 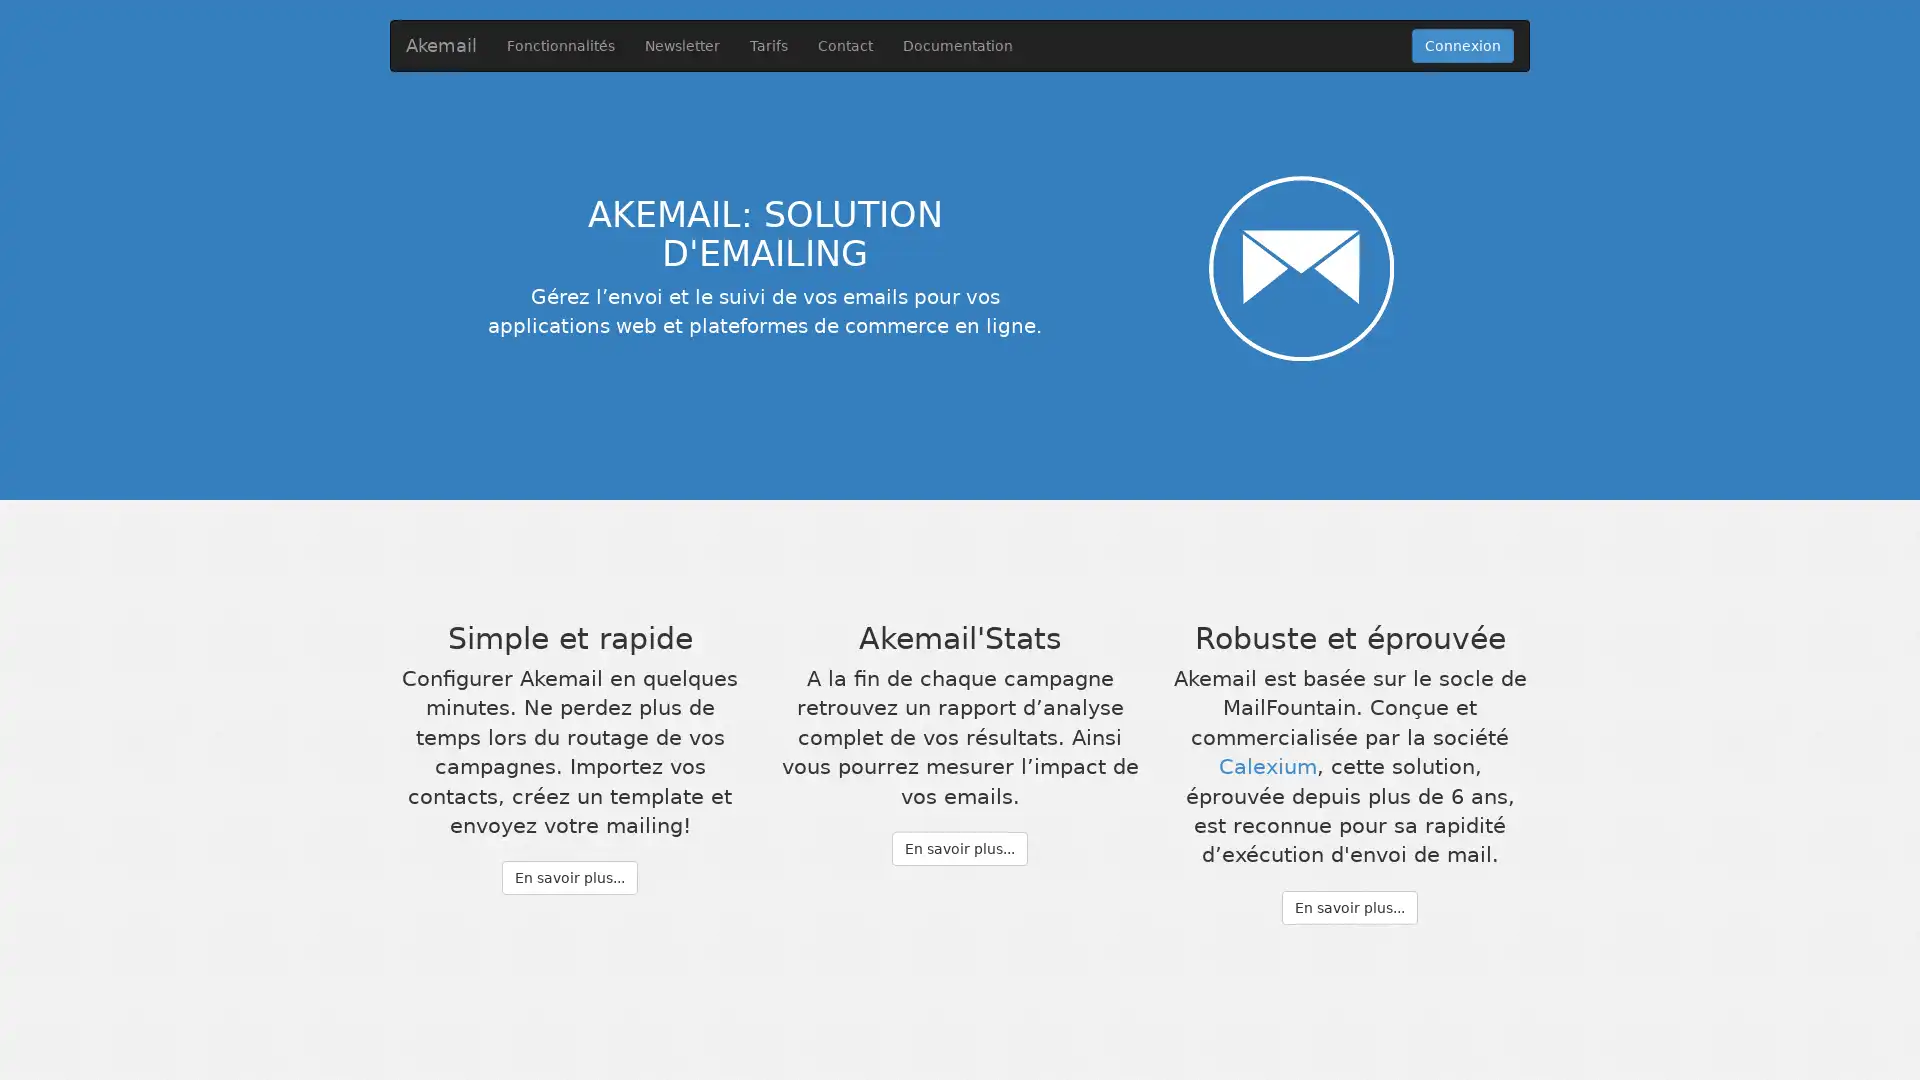 What do you see at coordinates (569, 877) in the screenshot?
I see `En savoir plus...` at bounding box center [569, 877].